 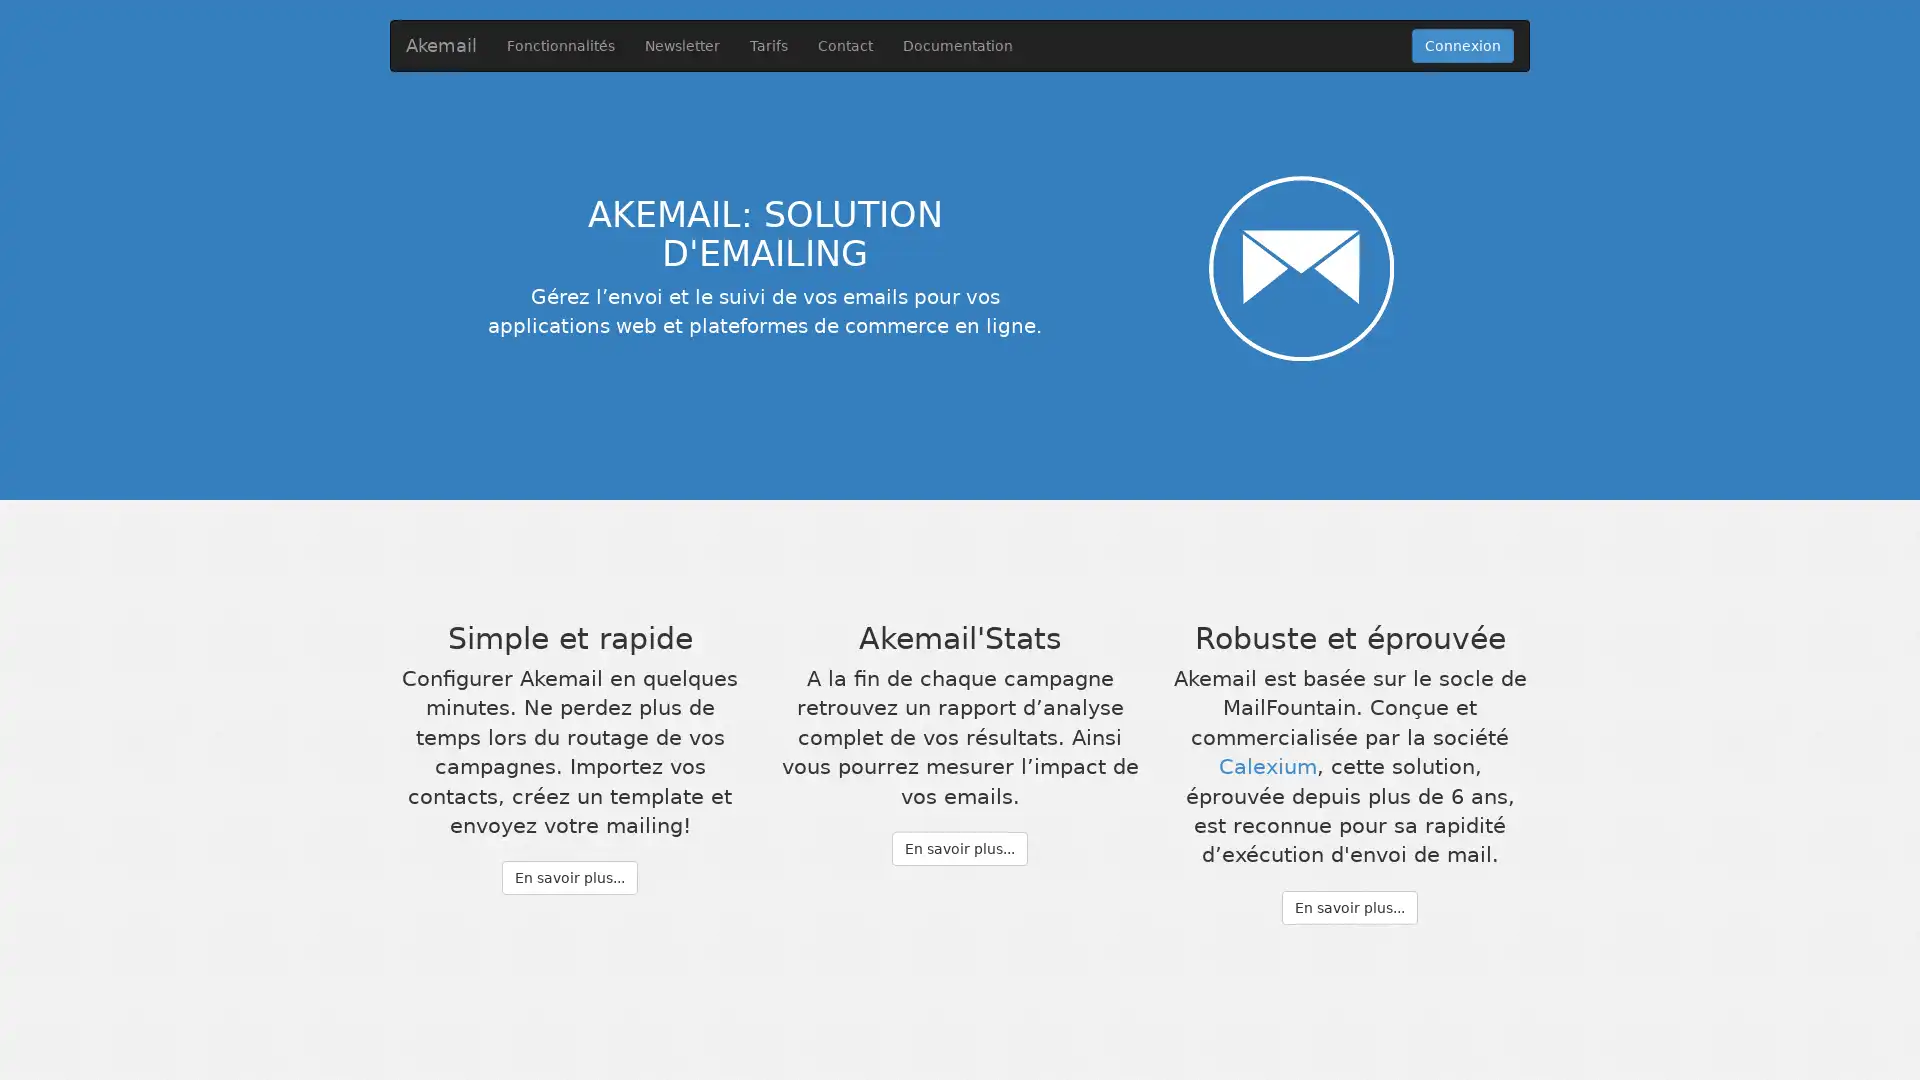 What do you see at coordinates (569, 877) in the screenshot?
I see `En savoir plus...` at bounding box center [569, 877].